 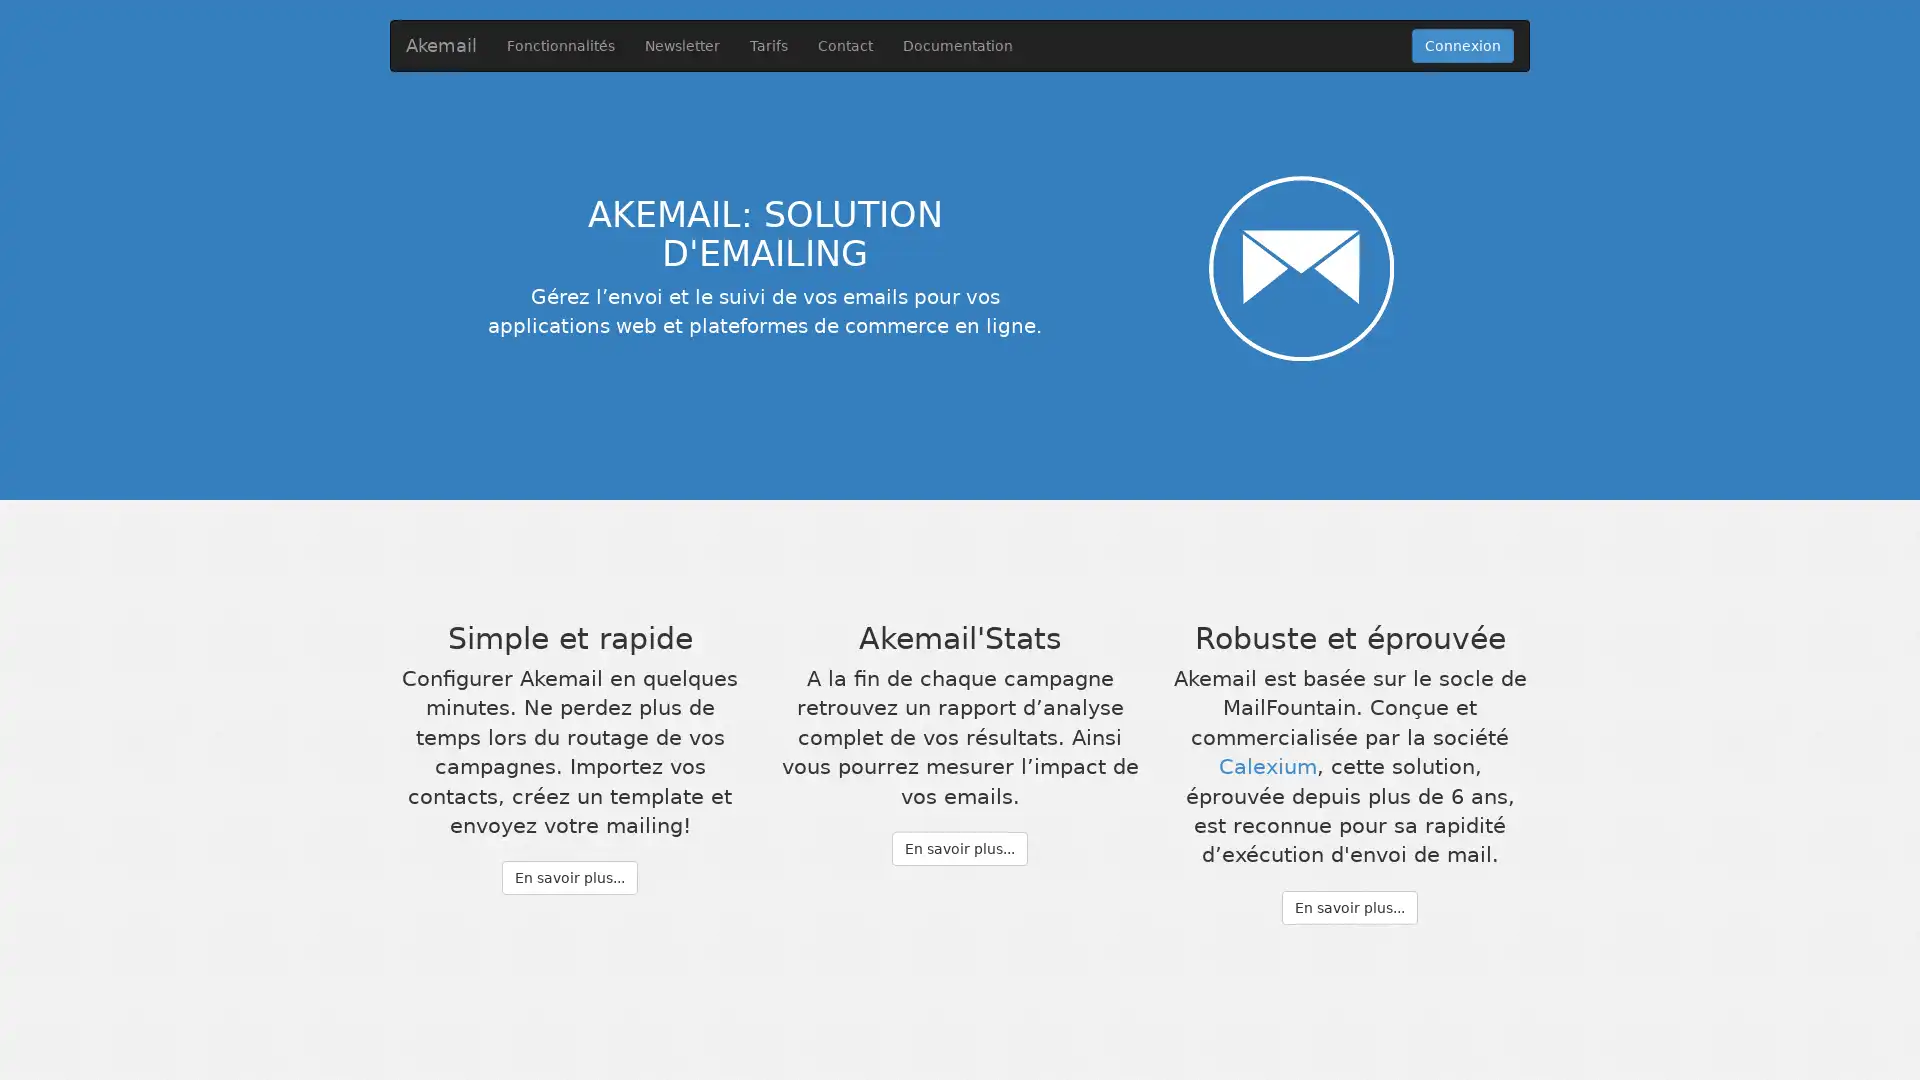 What do you see at coordinates (569, 877) in the screenshot?
I see `En savoir plus...` at bounding box center [569, 877].